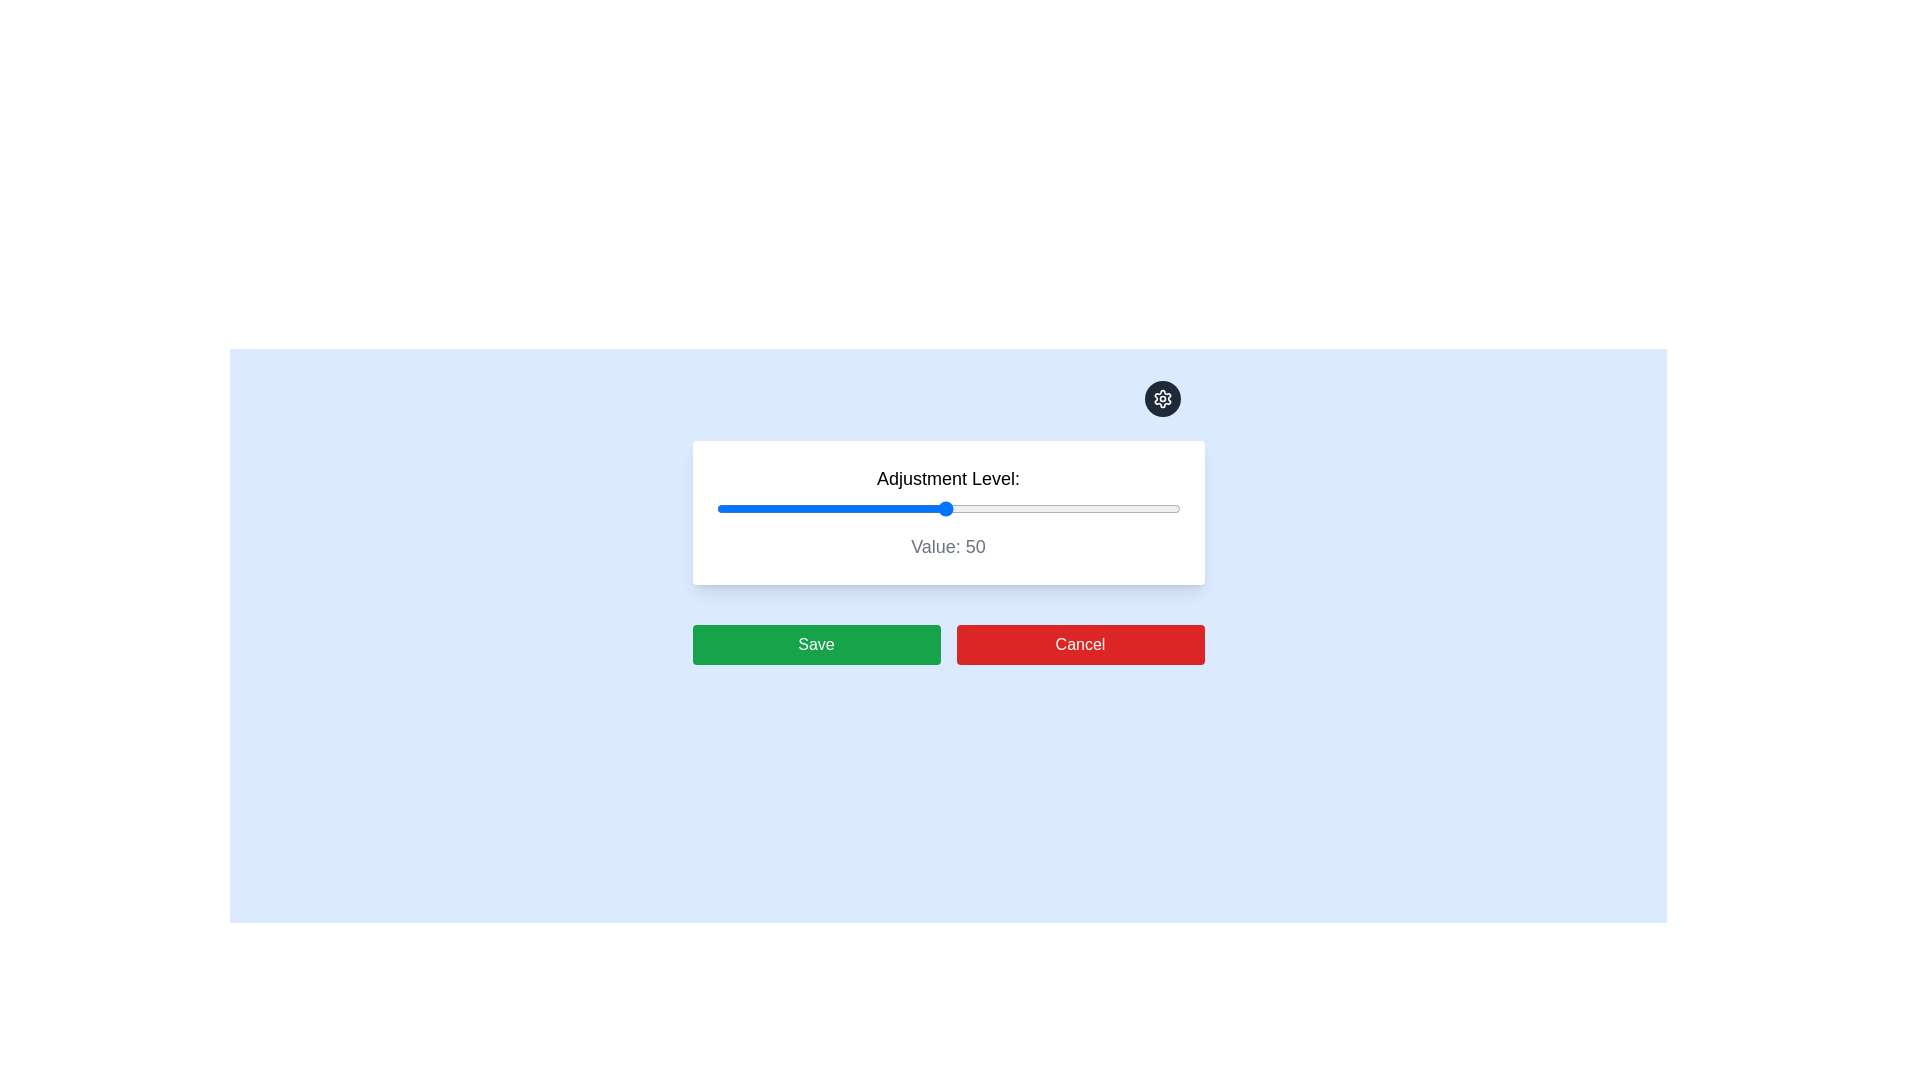 The width and height of the screenshot is (1920, 1080). What do you see at coordinates (1124, 508) in the screenshot?
I see `the adjustment level` at bounding box center [1124, 508].